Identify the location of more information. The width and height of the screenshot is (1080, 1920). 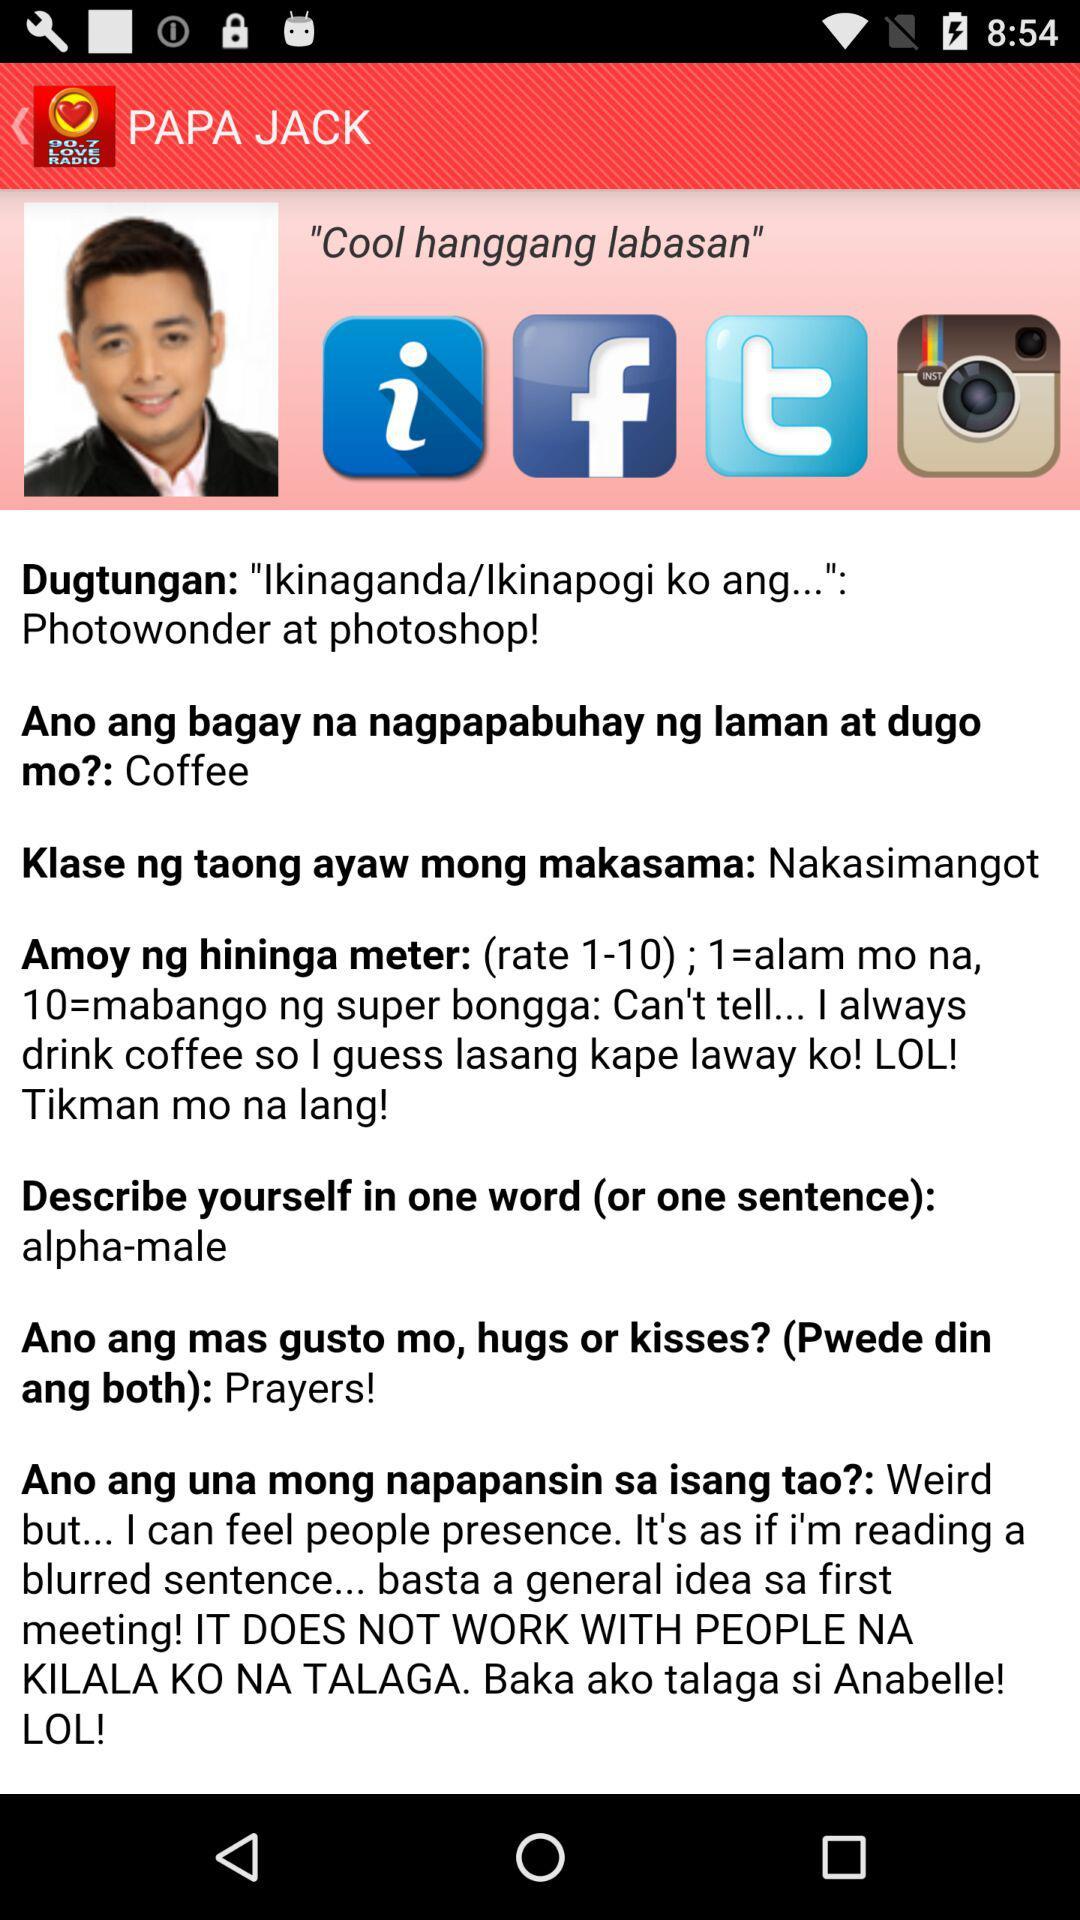
(403, 395).